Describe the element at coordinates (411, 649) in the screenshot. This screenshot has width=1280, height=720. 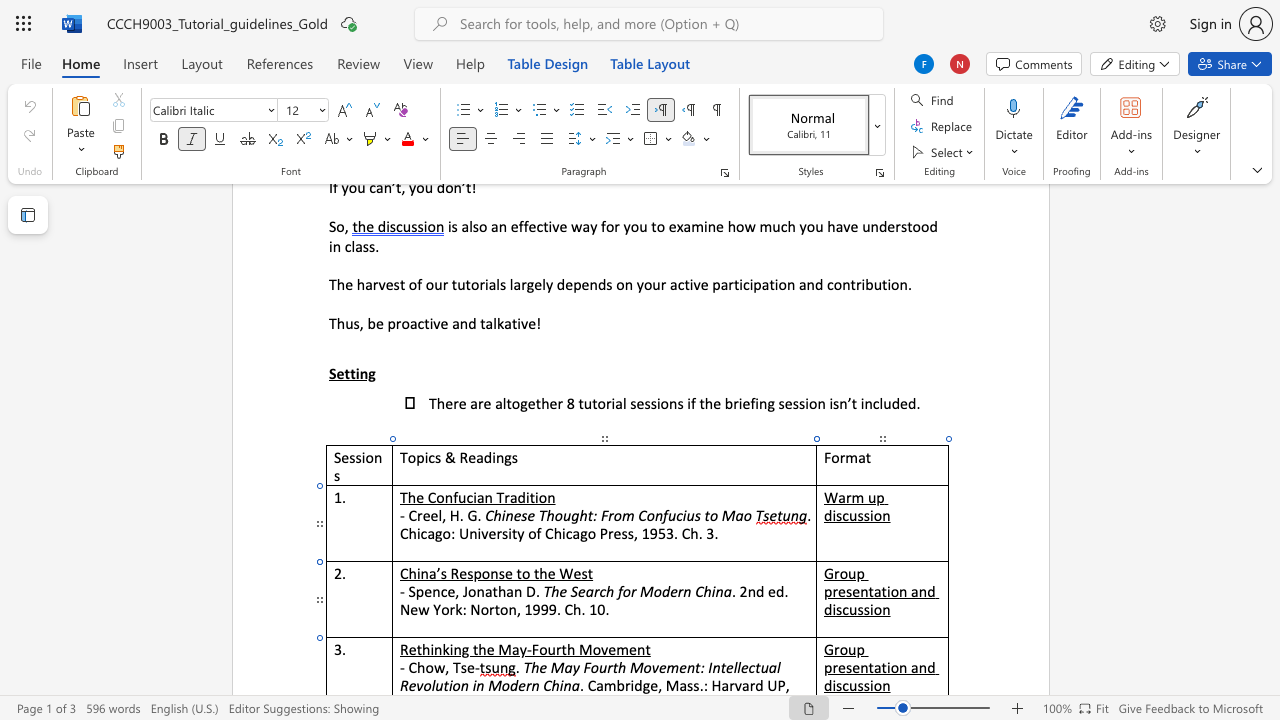
I see `the 1th character "e" in the text` at that location.